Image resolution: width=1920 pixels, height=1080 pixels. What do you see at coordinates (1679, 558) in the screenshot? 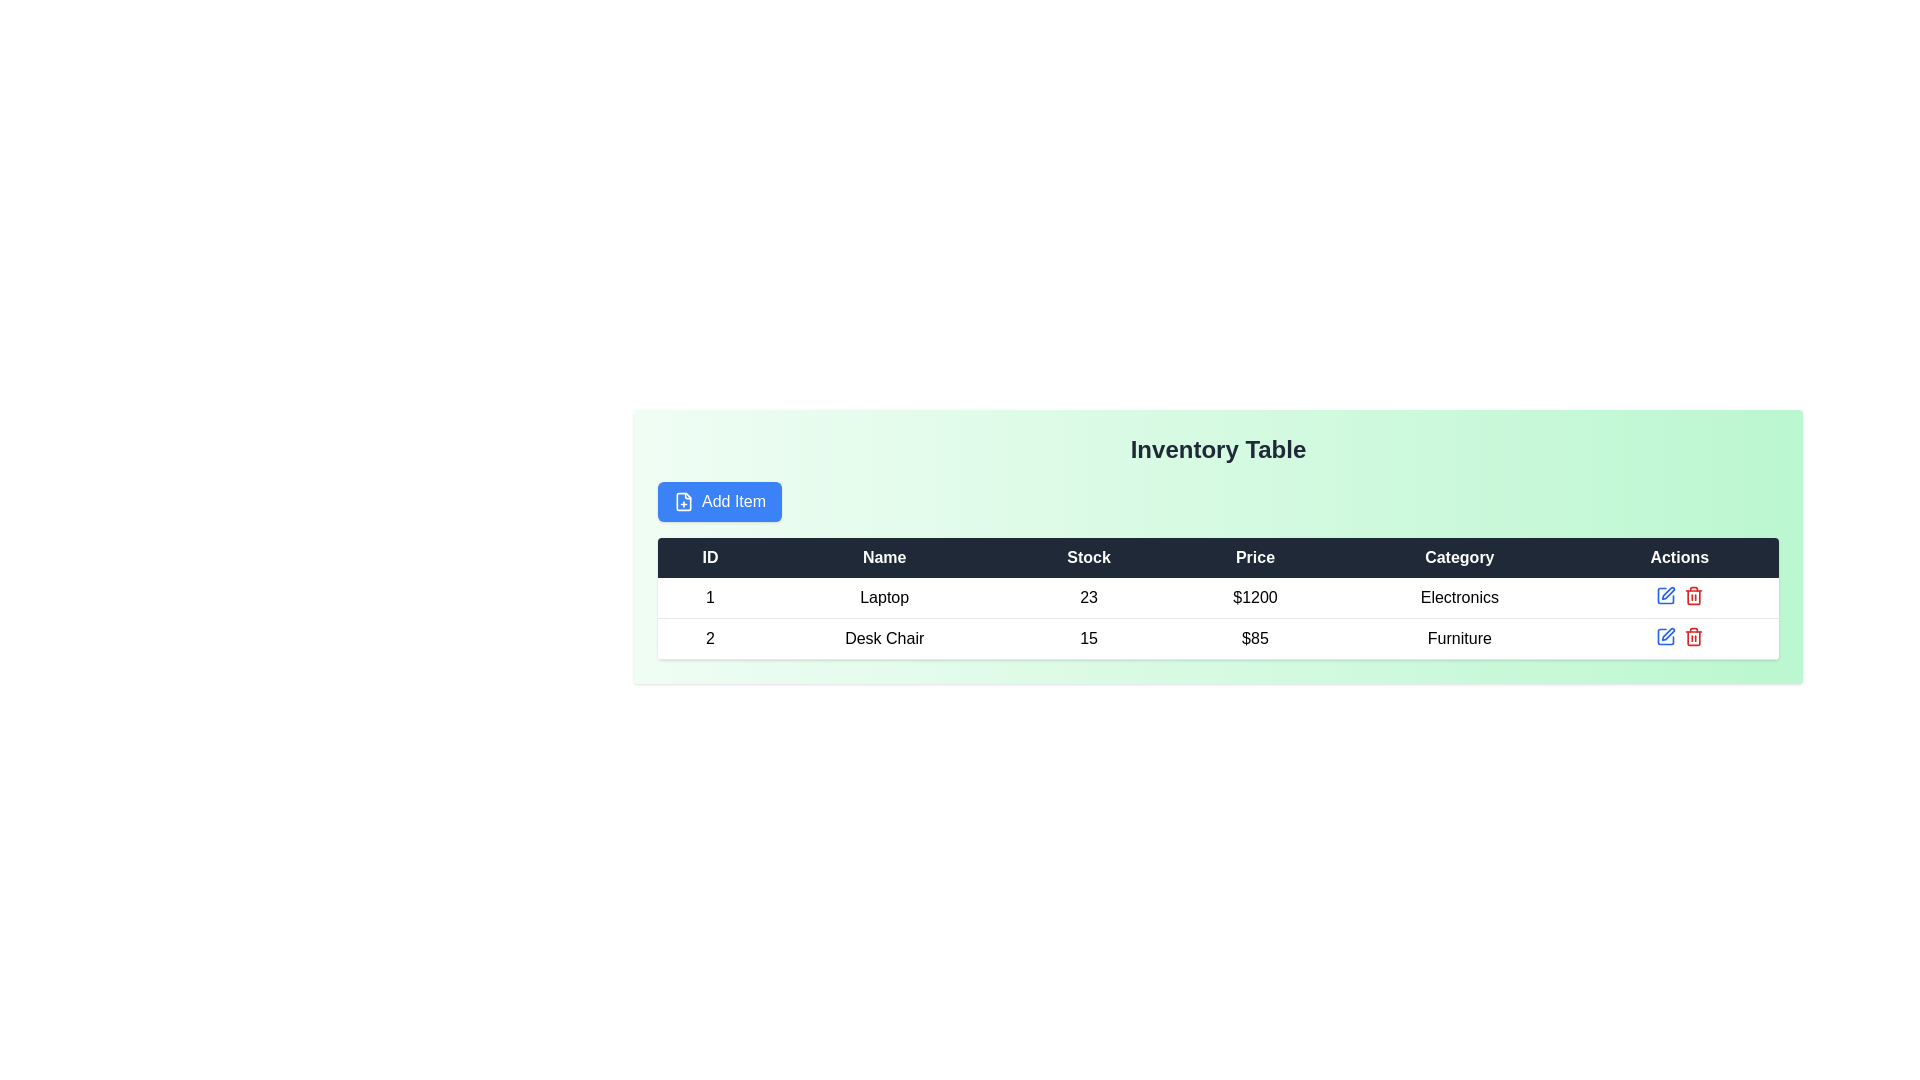
I see `the text label displaying 'Actions' in white color located in the header row of the table as the last column` at bounding box center [1679, 558].